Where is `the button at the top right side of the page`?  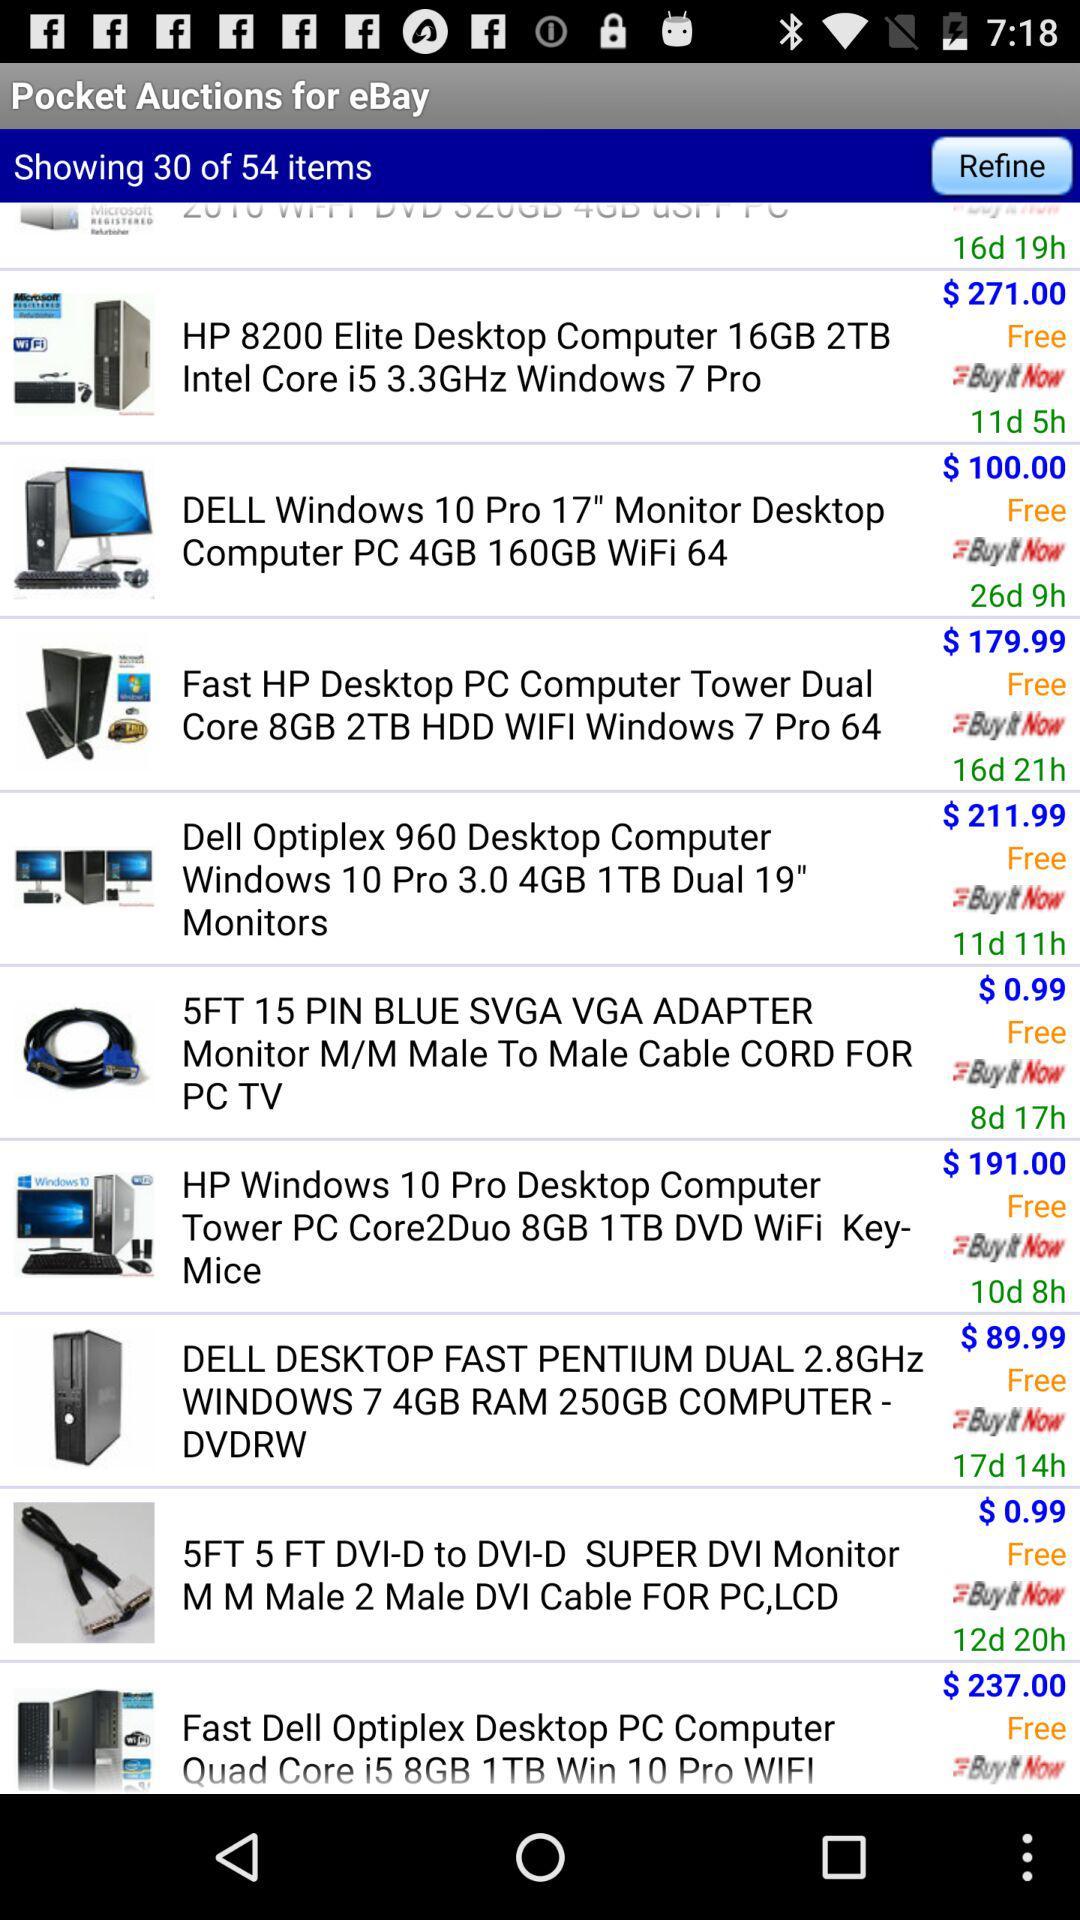
the button at the top right side of the page is located at coordinates (1002, 166).